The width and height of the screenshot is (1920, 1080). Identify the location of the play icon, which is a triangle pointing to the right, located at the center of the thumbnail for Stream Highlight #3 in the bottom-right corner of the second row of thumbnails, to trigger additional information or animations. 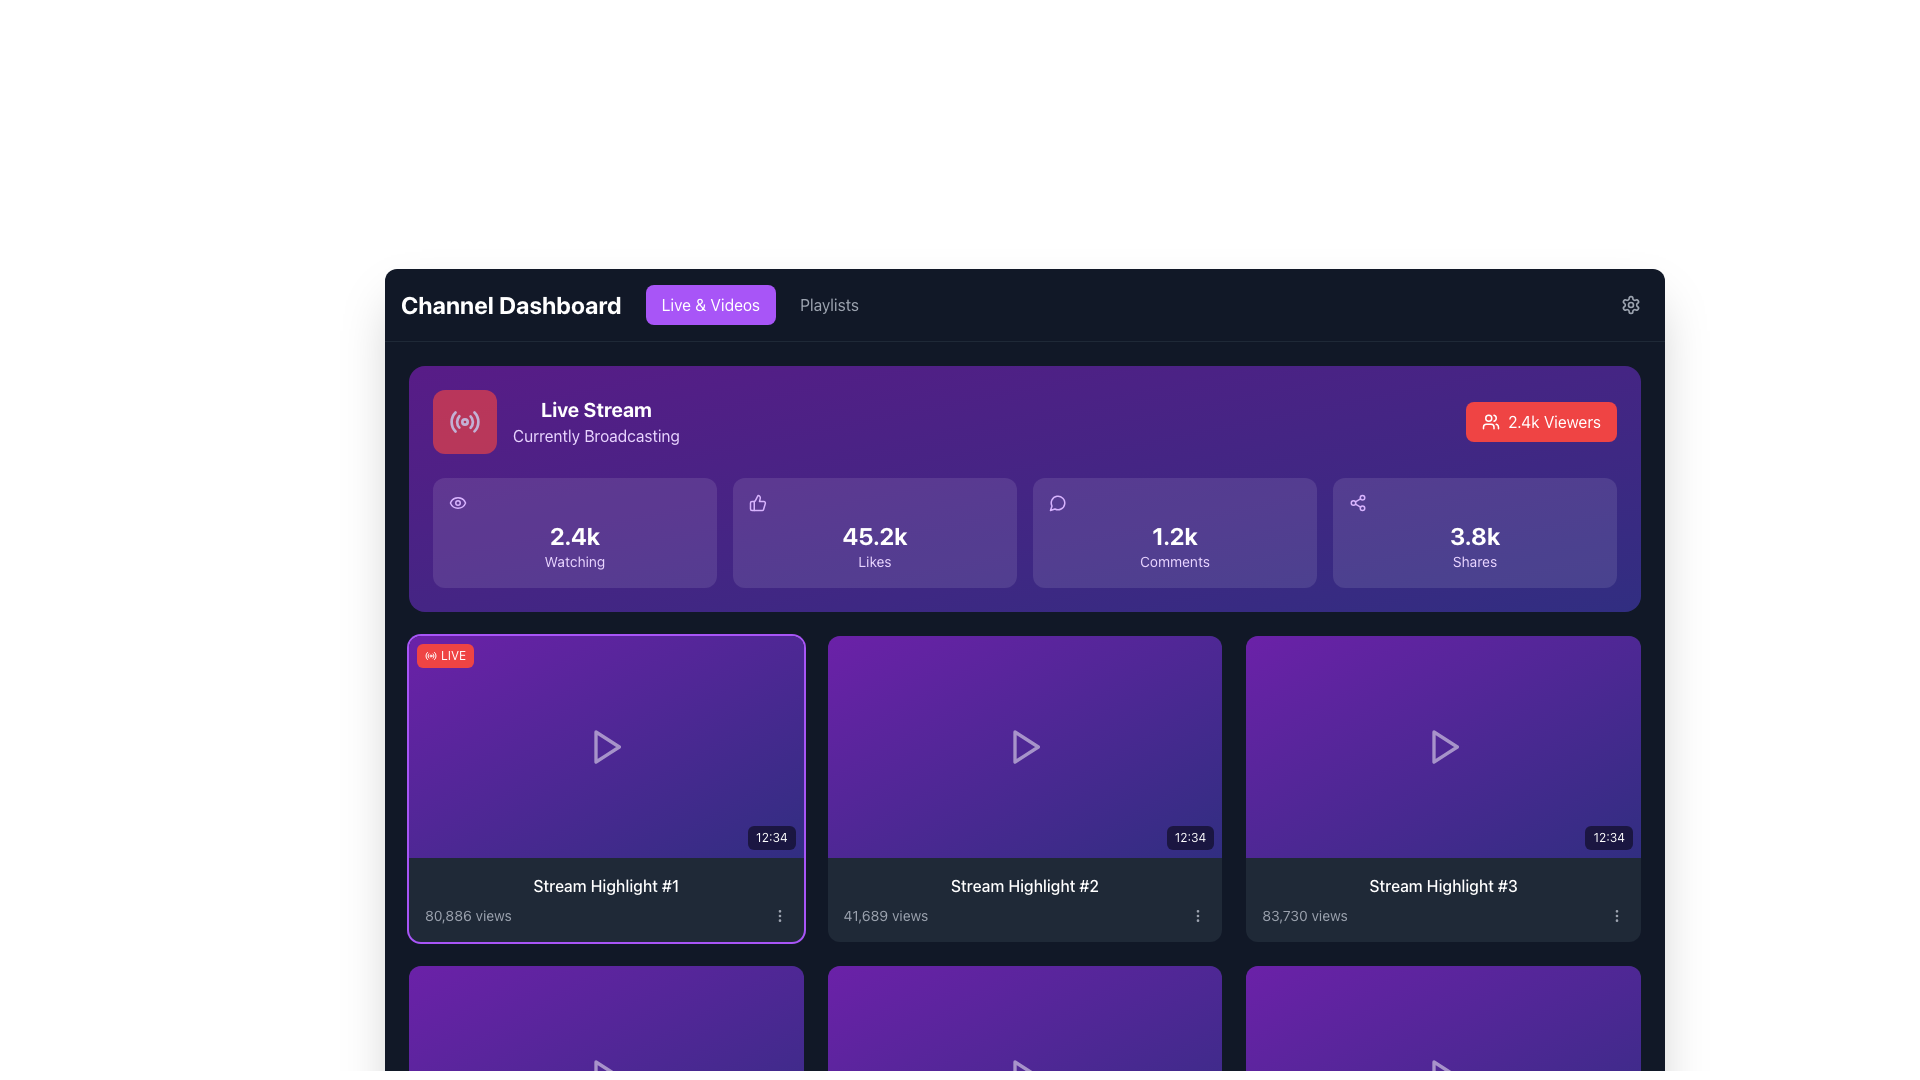
(1443, 746).